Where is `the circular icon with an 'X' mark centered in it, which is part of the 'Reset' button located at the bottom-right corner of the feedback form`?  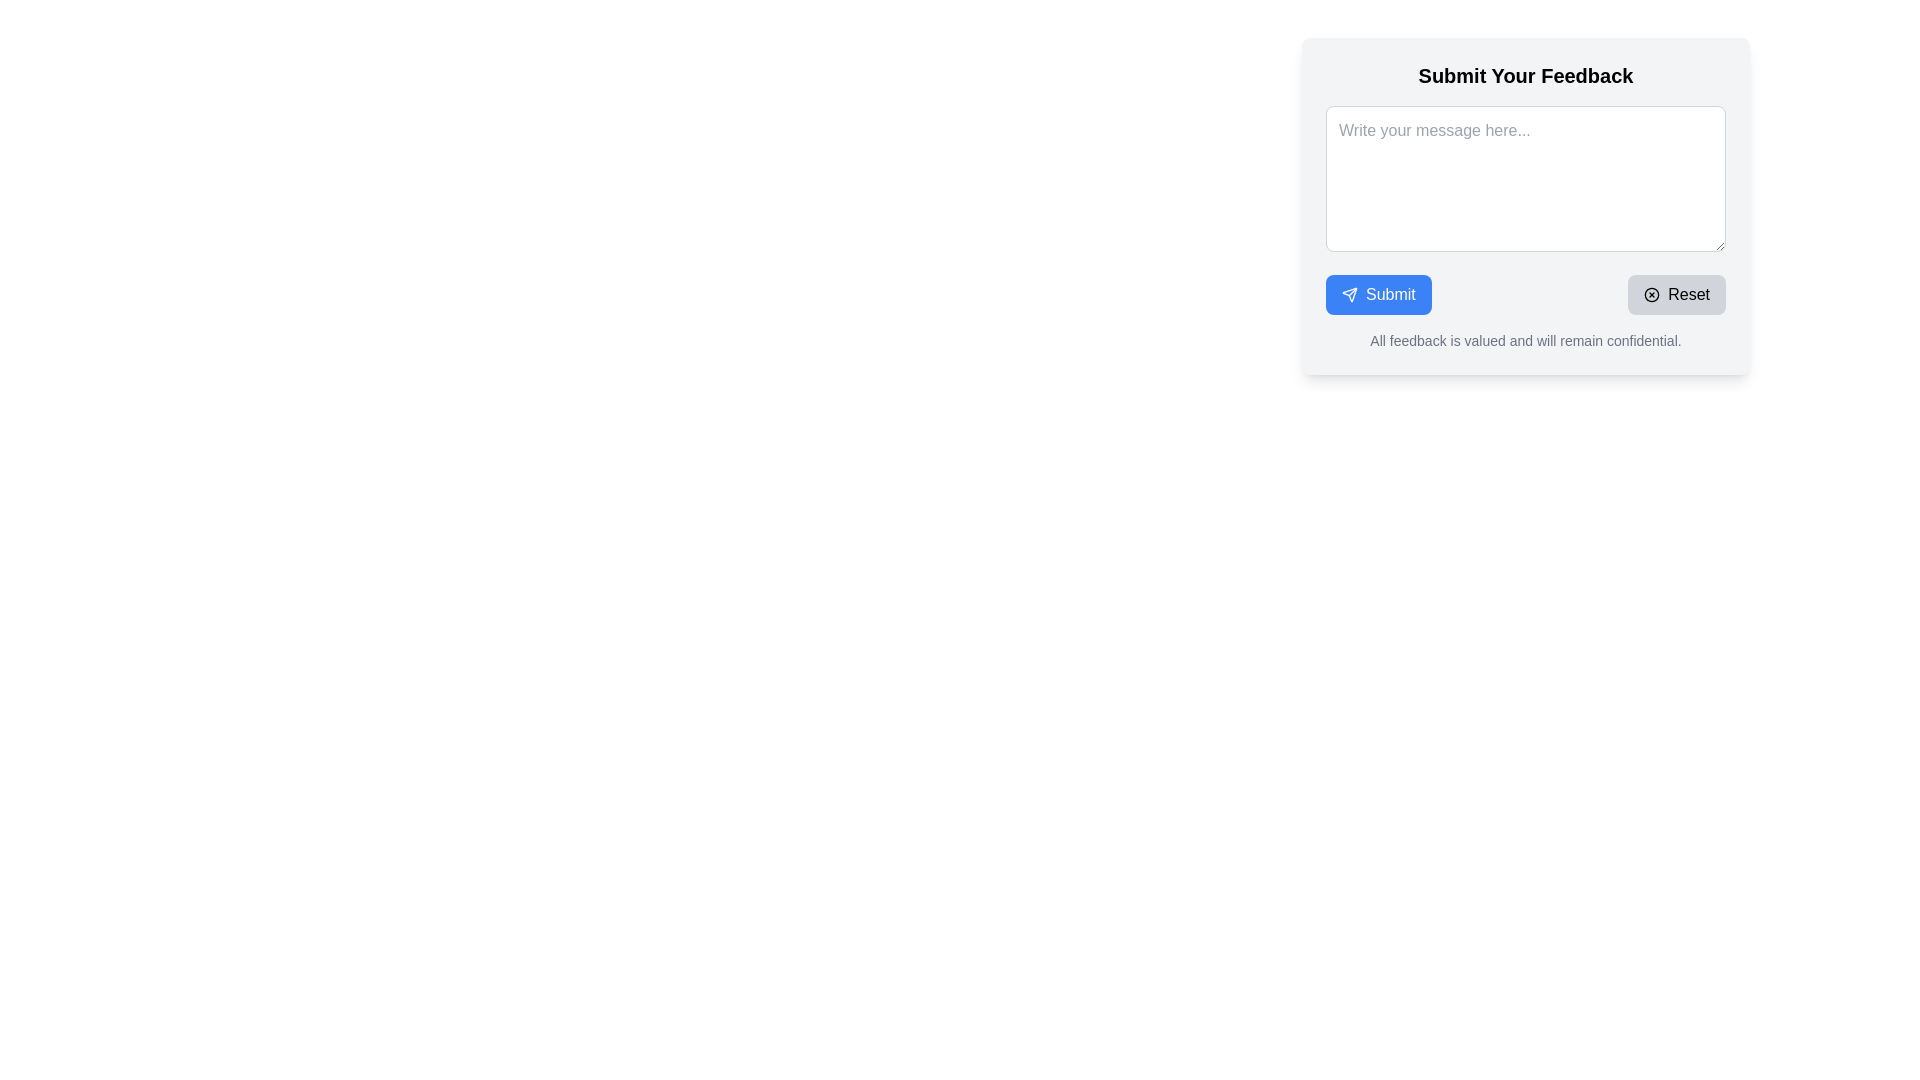
the circular icon with an 'X' mark centered in it, which is part of the 'Reset' button located at the bottom-right corner of the feedback form is located at coordinates (1652, 294).